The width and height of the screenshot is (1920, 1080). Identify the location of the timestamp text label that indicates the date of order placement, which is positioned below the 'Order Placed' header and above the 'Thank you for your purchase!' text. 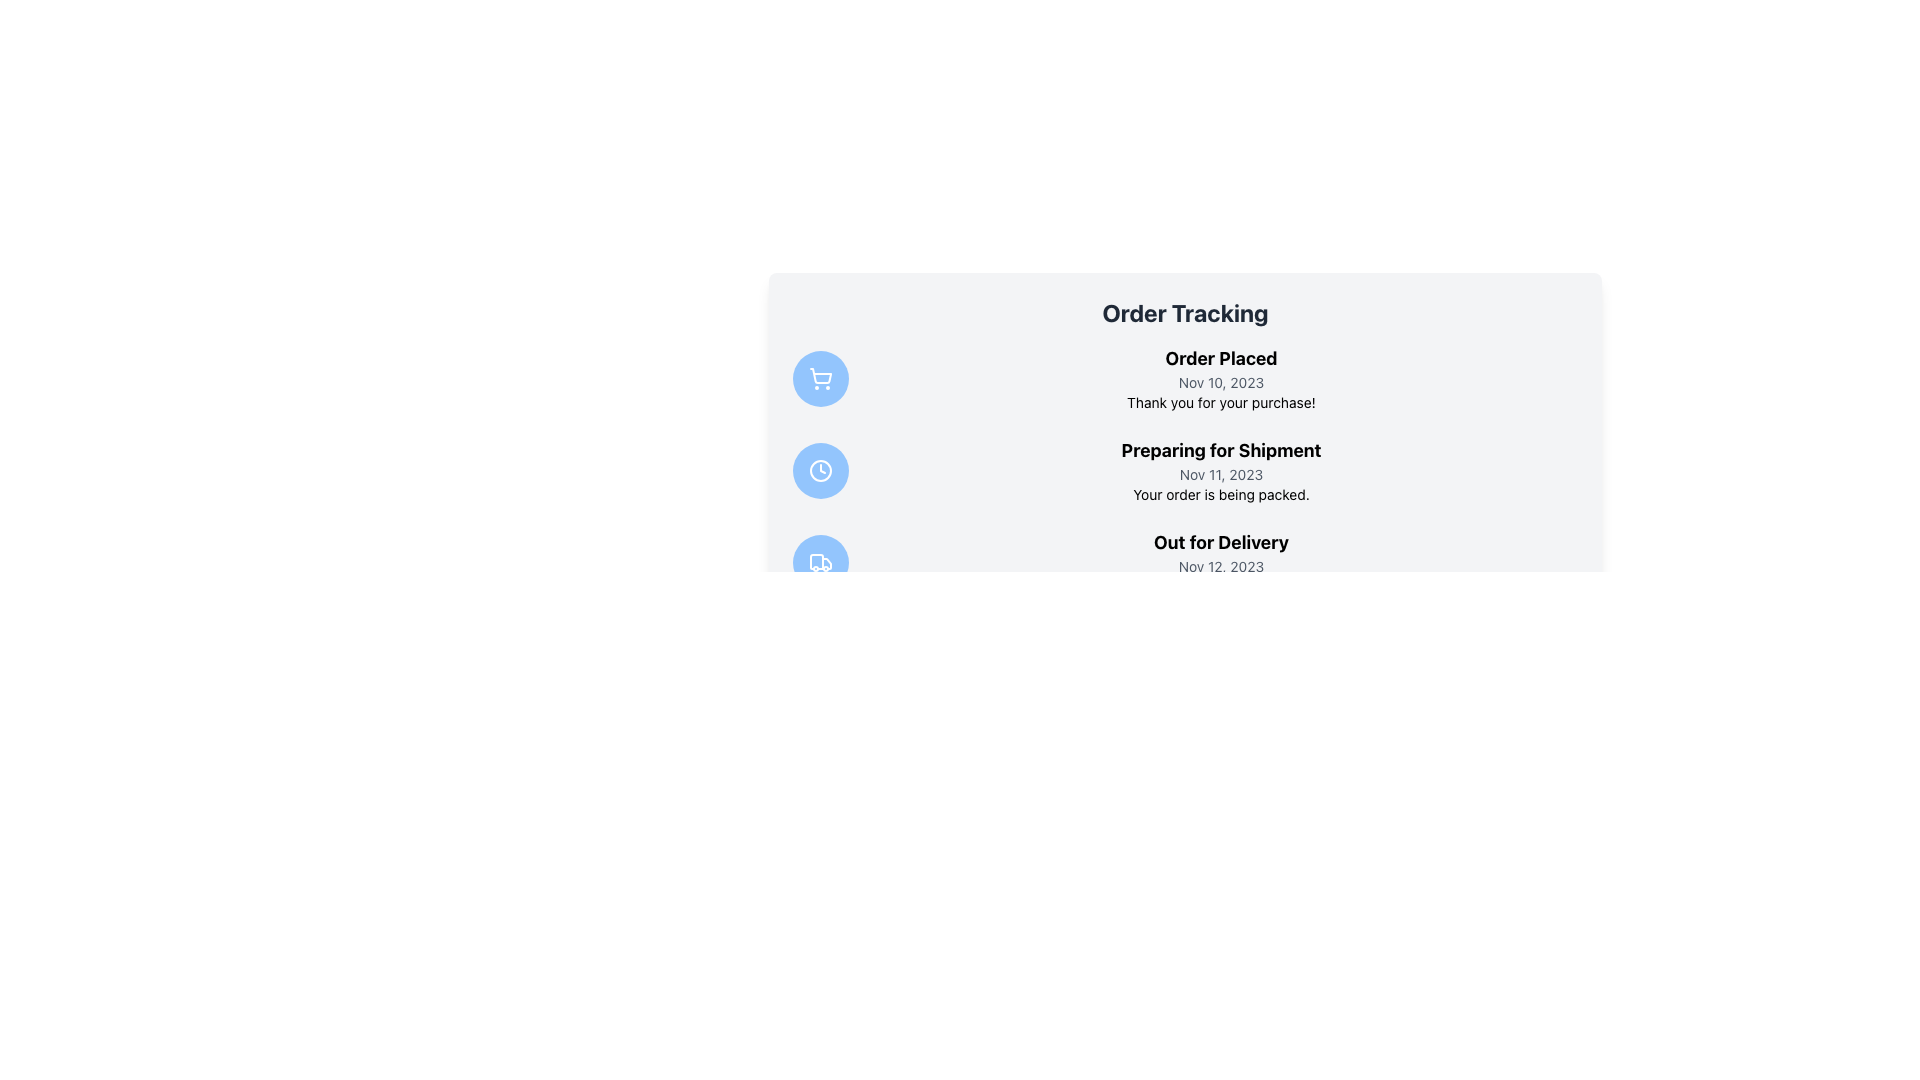
(1220, 382).